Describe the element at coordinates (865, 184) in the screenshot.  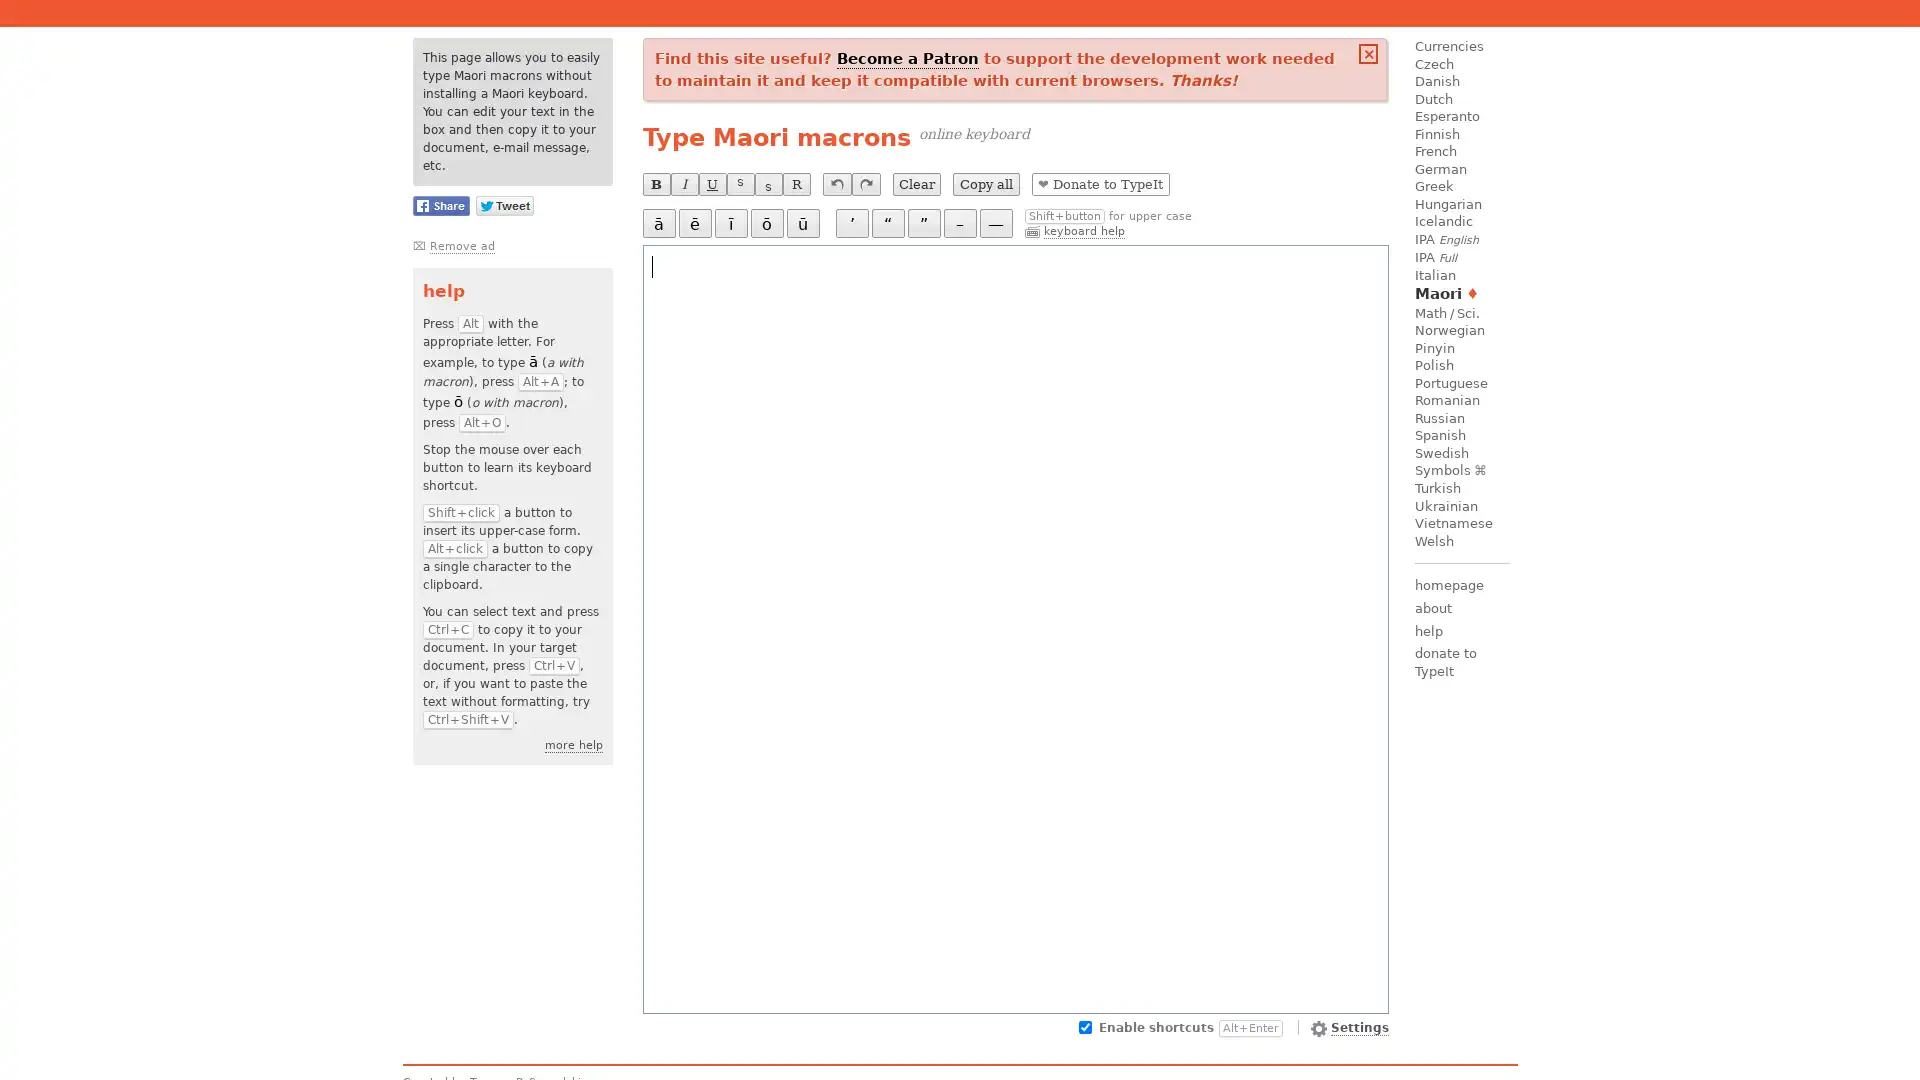
I see `redo last undone operation (Ctrl+Y)` at that location.